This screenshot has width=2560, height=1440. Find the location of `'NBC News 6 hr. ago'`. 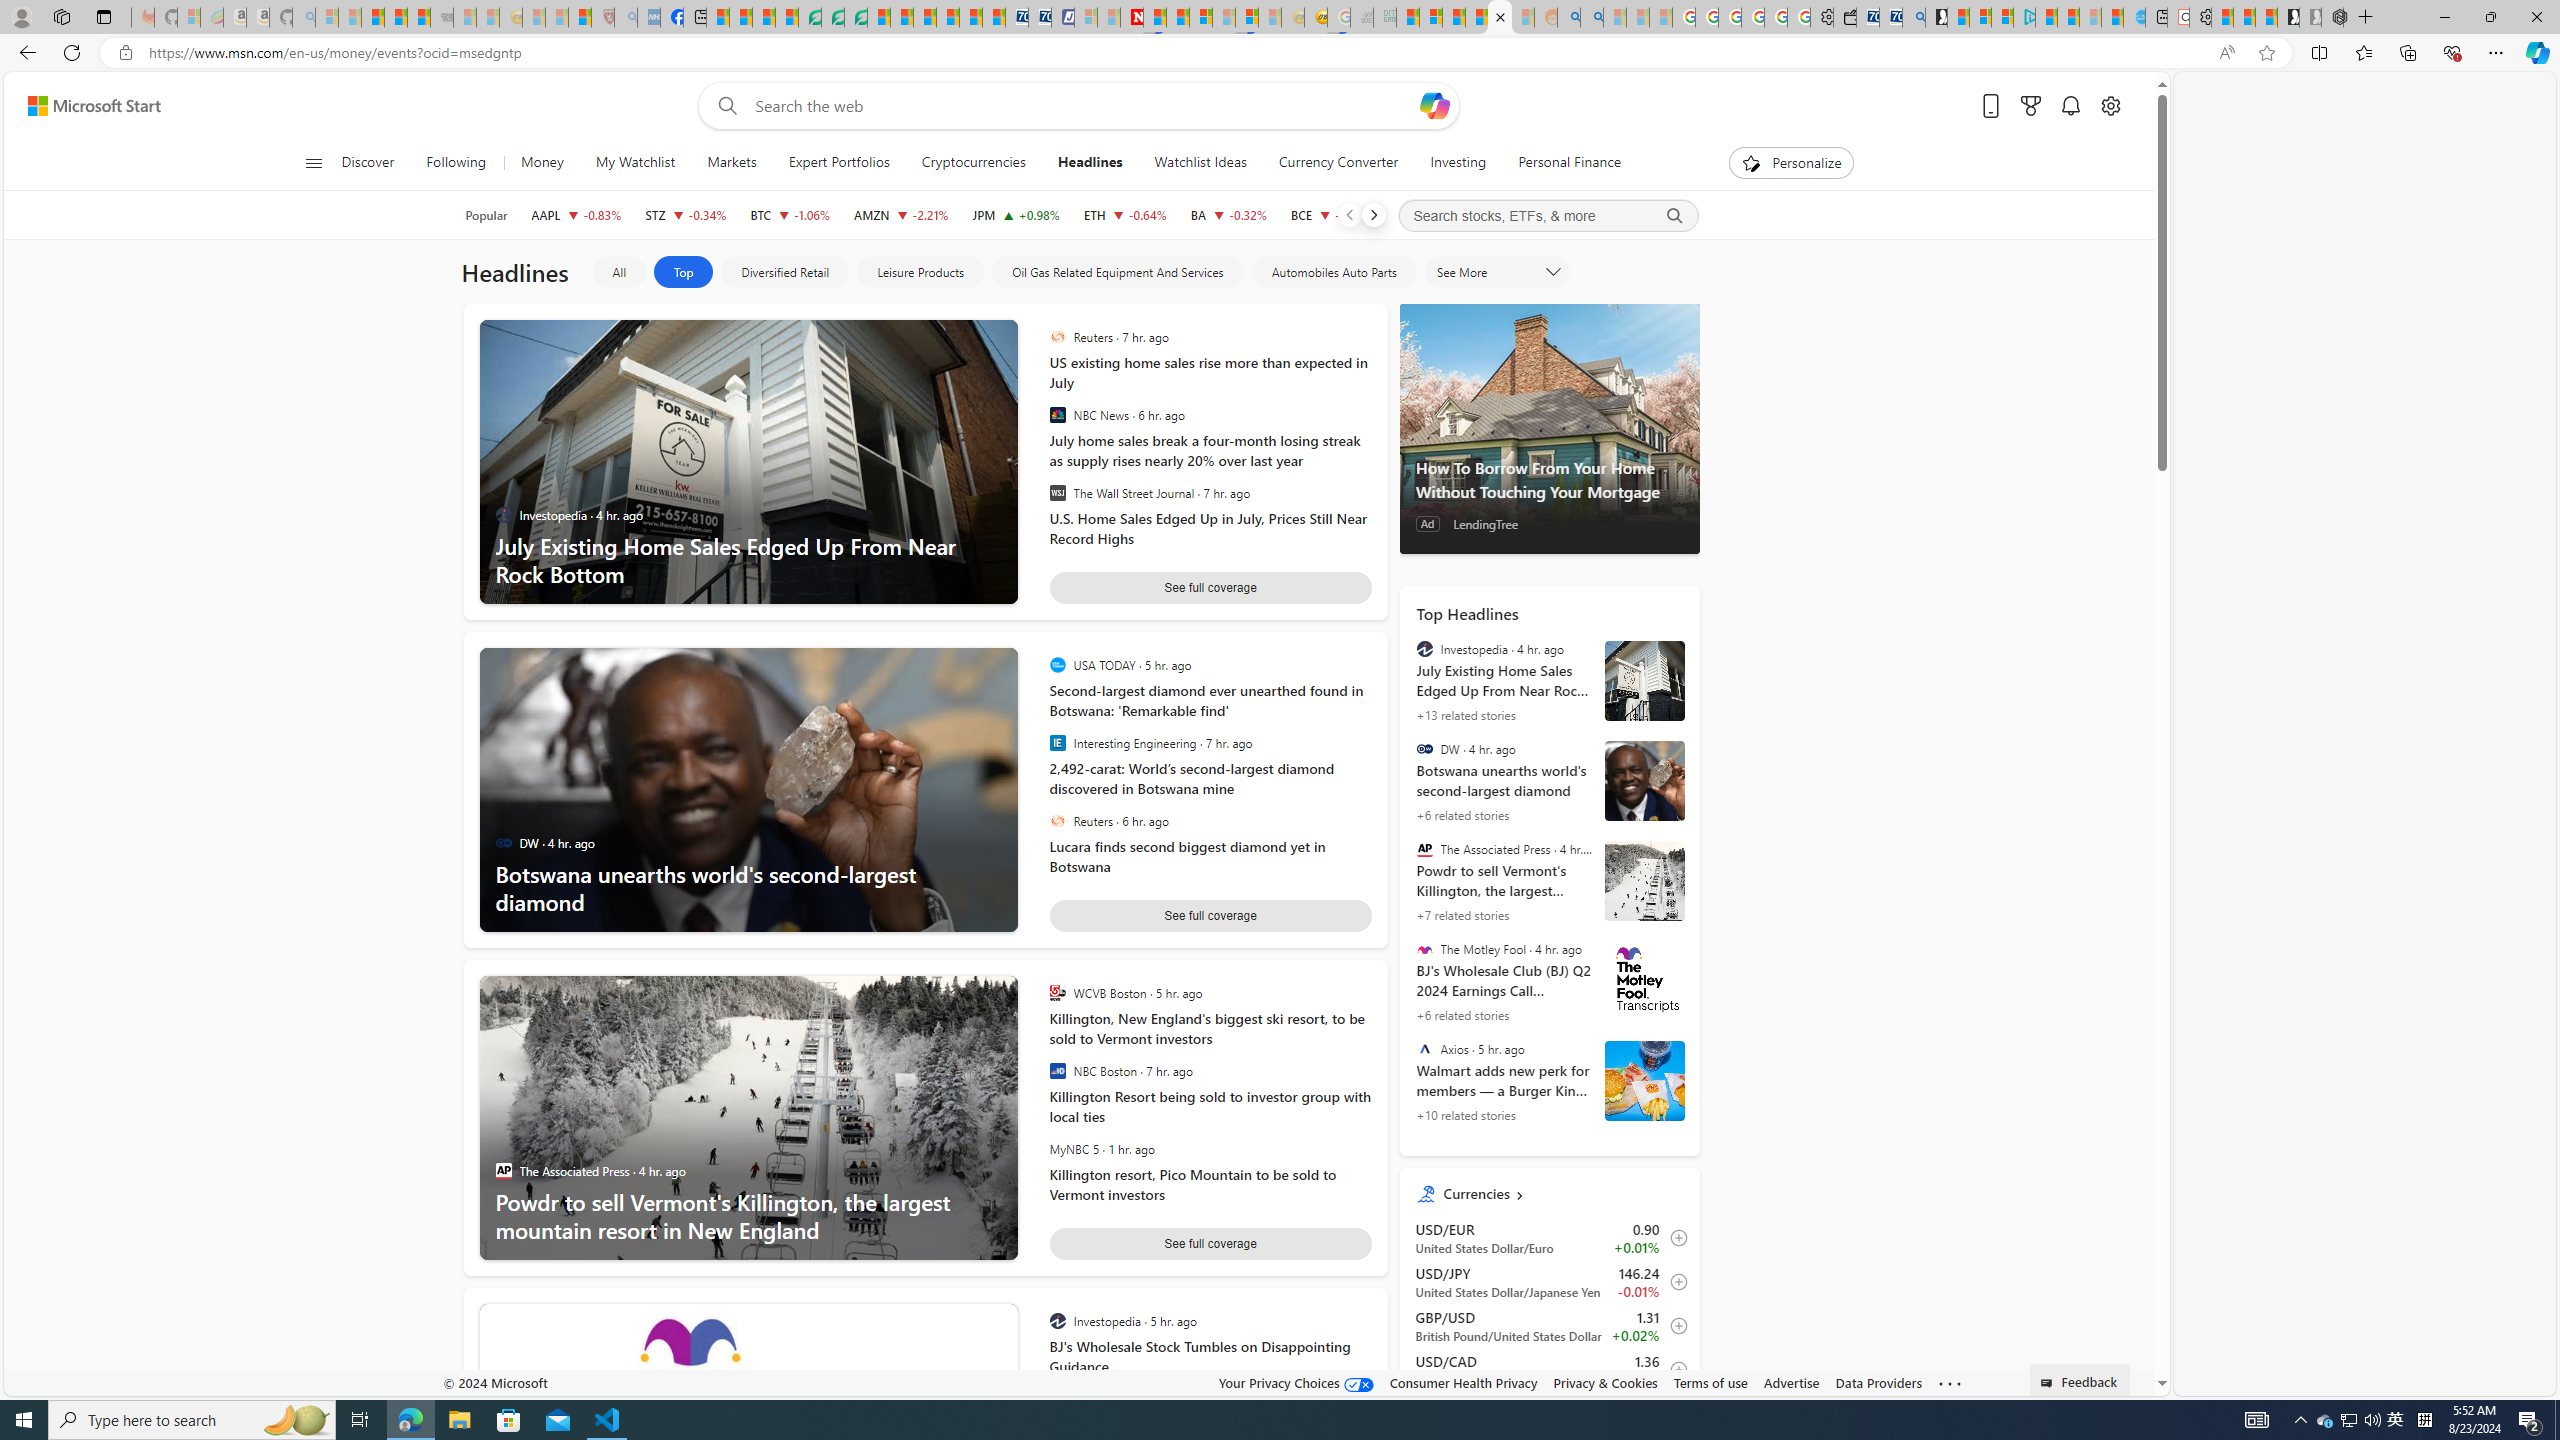

'NBC News 6 hr. ago' is located at coordinates (1204, 414).